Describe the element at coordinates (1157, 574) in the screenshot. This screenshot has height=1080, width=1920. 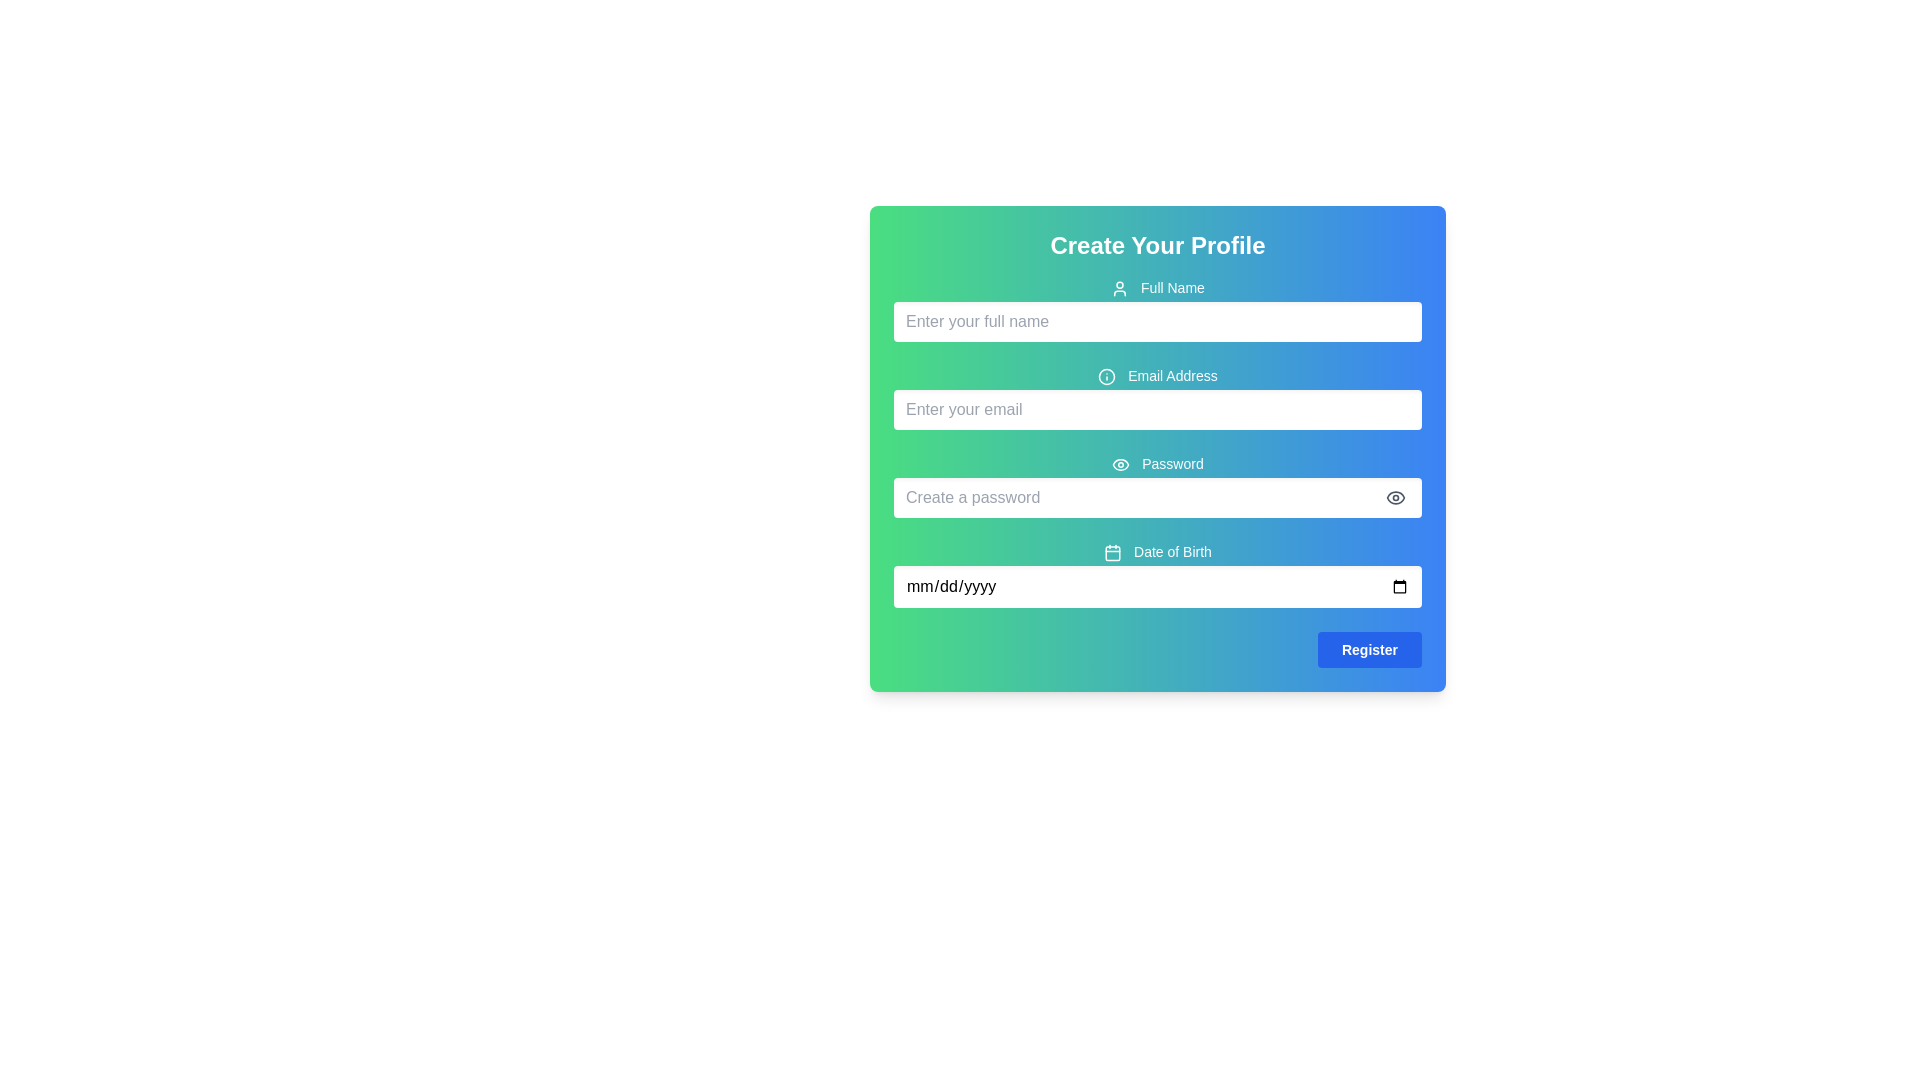
I see `the date input field to focus, which is the last input in the registration form located below the 'Password' field` at that location.